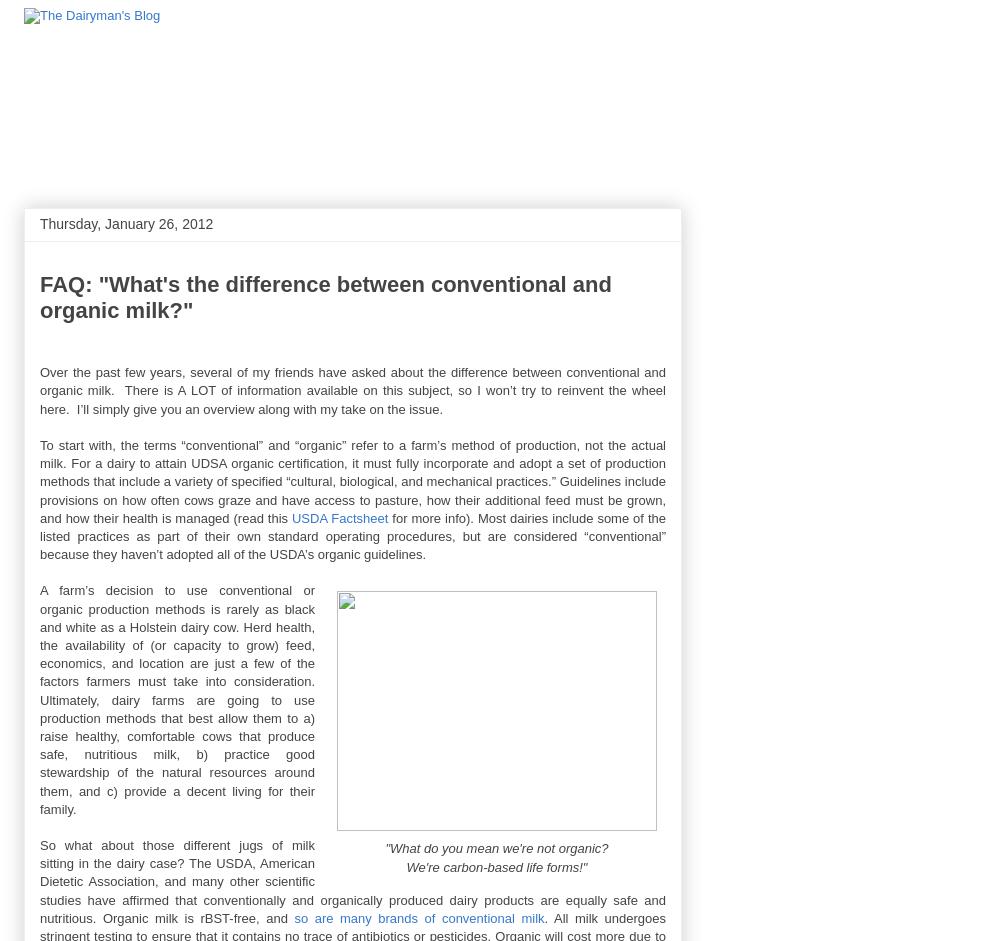 The height and width of the screenshot is (941, 998). What do you see at coordinates (339, 517) in the screenshot?
I see `'USDA Factsheet'` at bounding box center [339, 517].